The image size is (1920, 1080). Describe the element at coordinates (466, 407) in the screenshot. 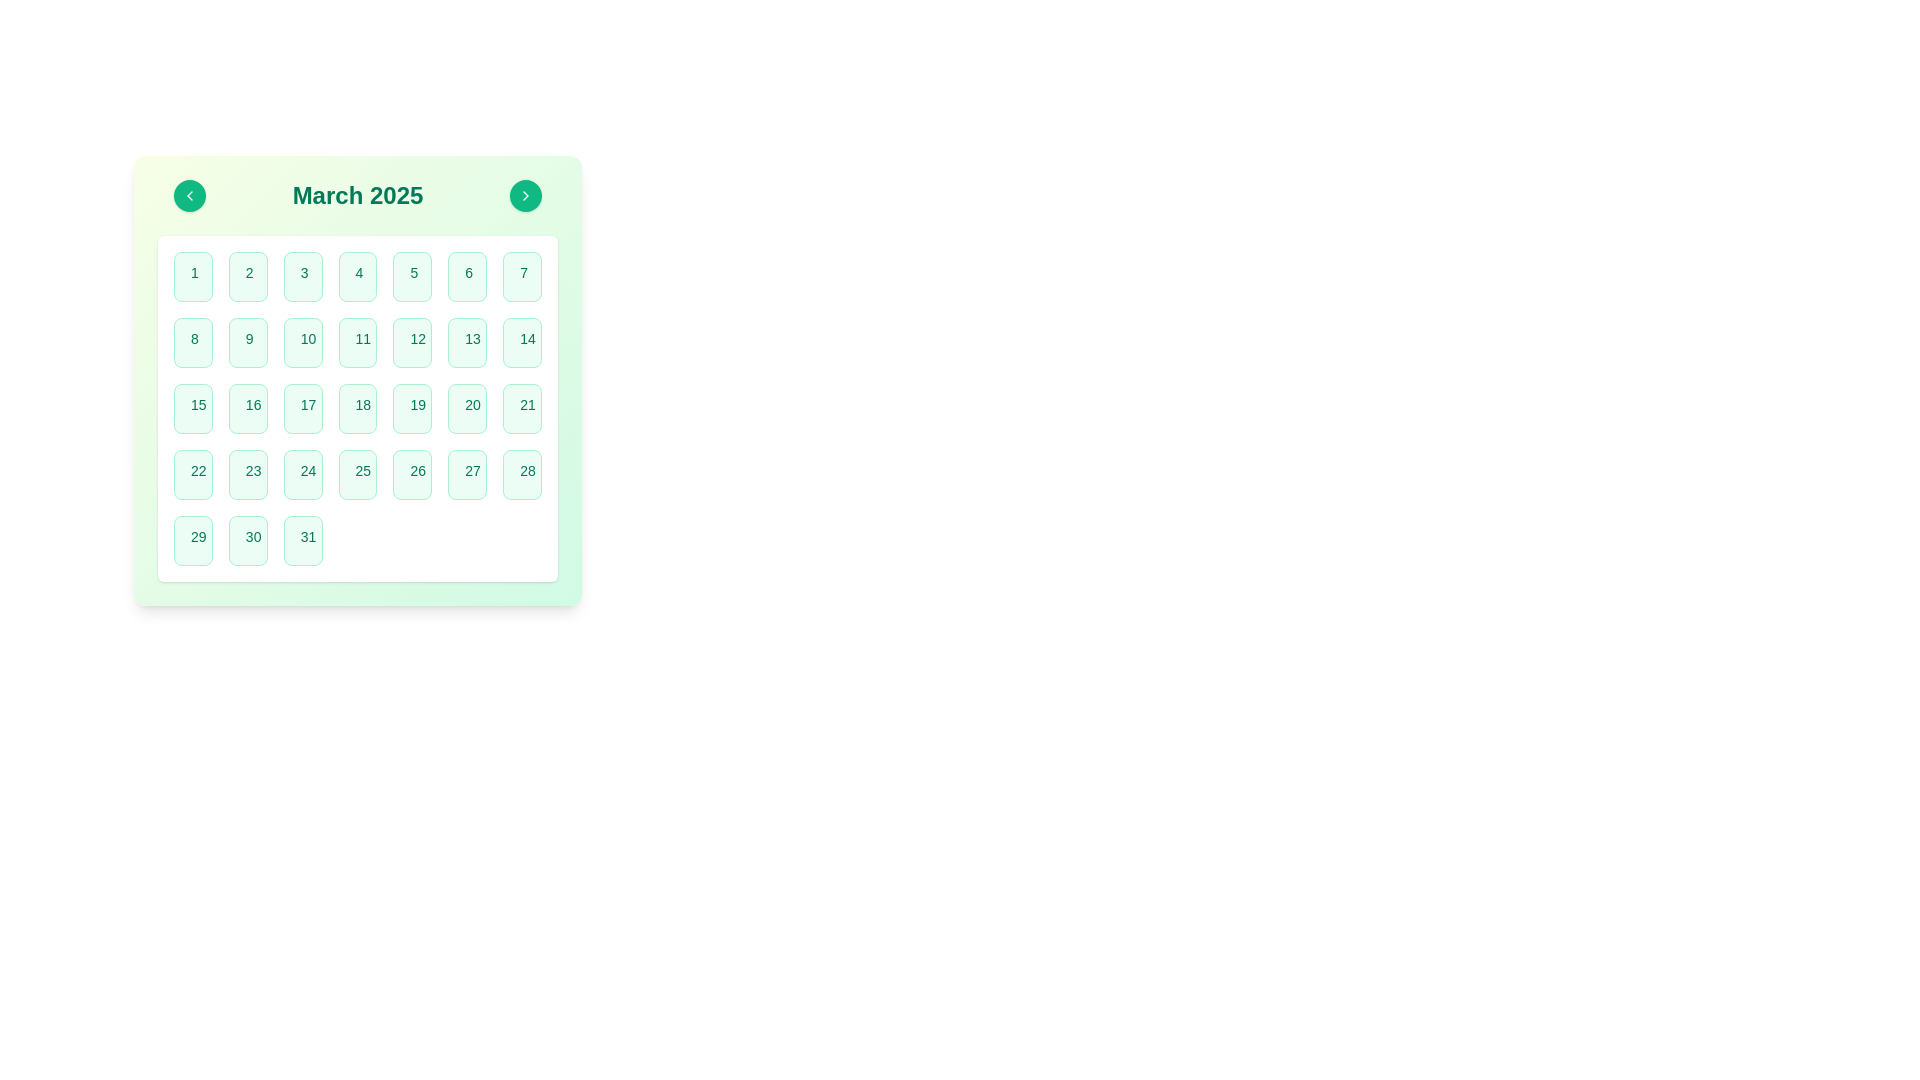

I see `the Calendar Day Box representing the 20th day of March 2025 located in the fourth row and sixth column of the calendar grid` at that location.